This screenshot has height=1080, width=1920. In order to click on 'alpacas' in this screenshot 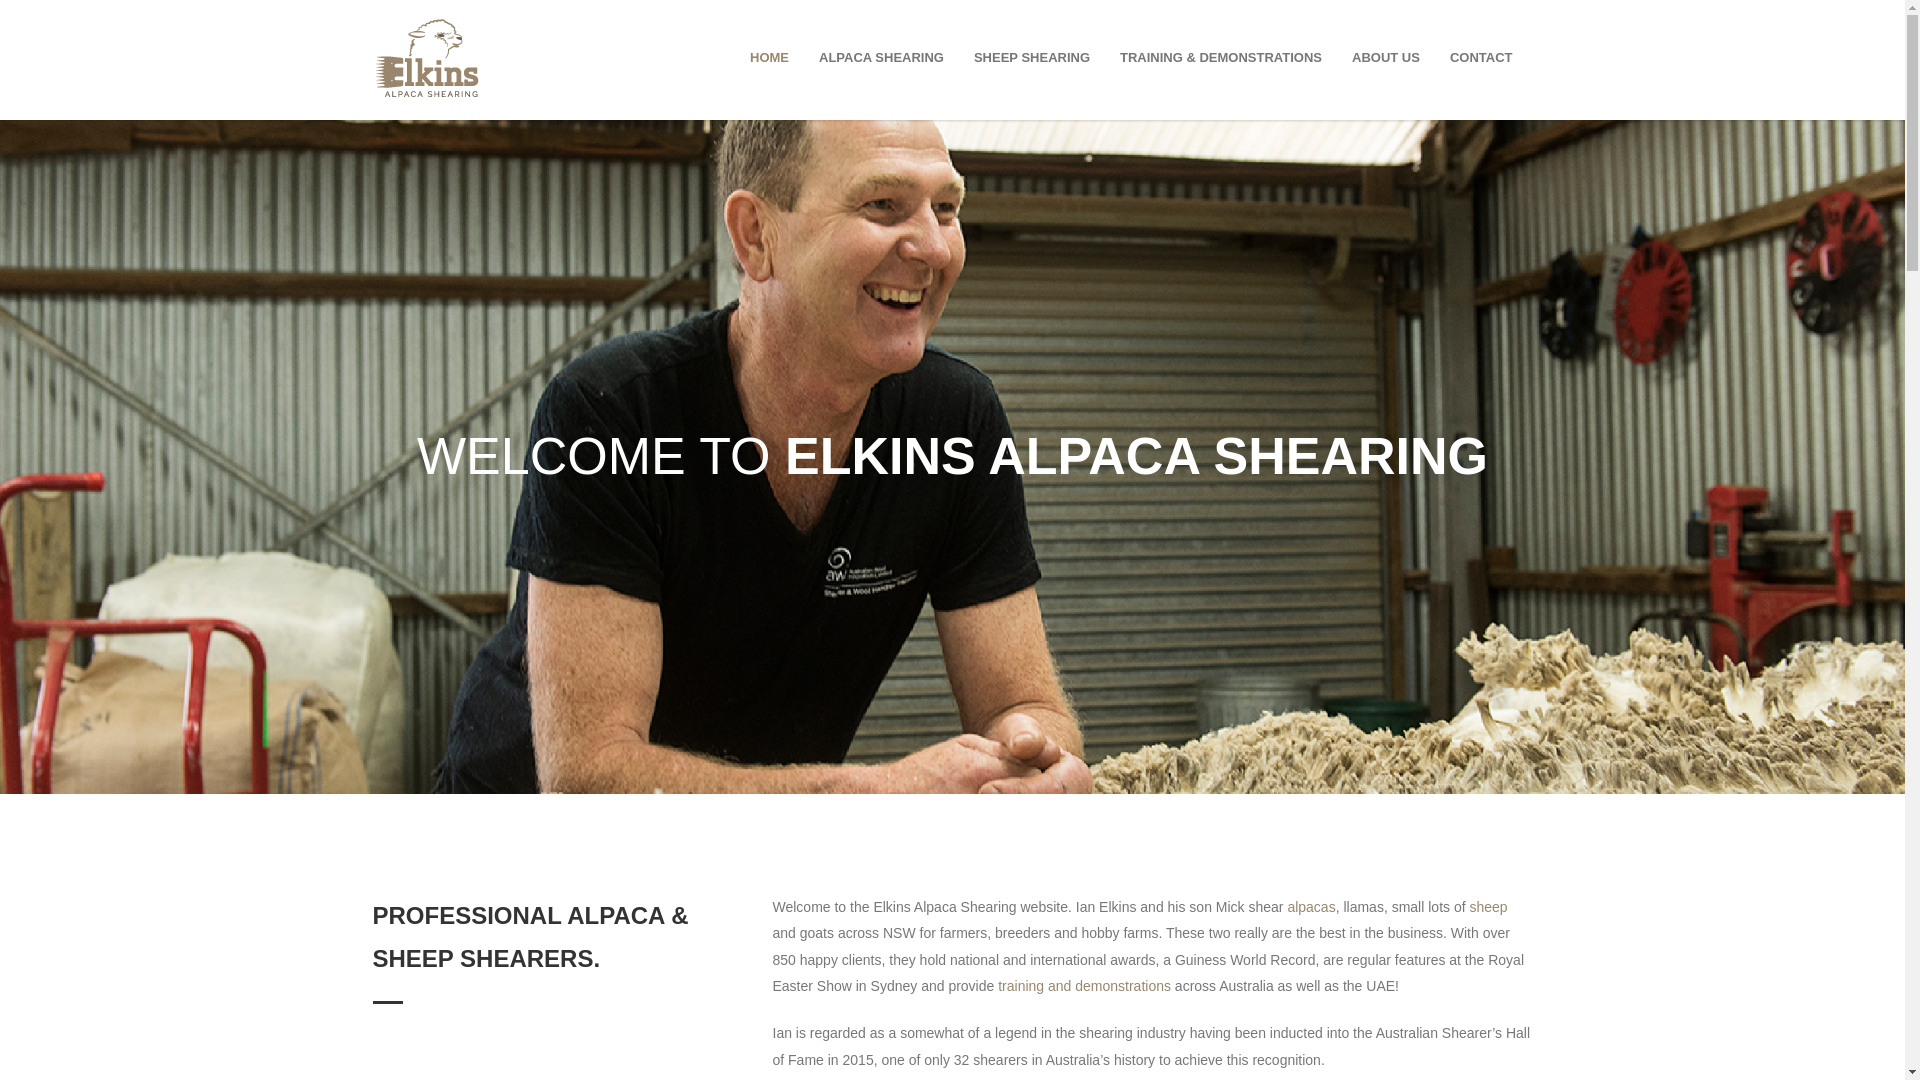, I will do `click(1310, 906)`.